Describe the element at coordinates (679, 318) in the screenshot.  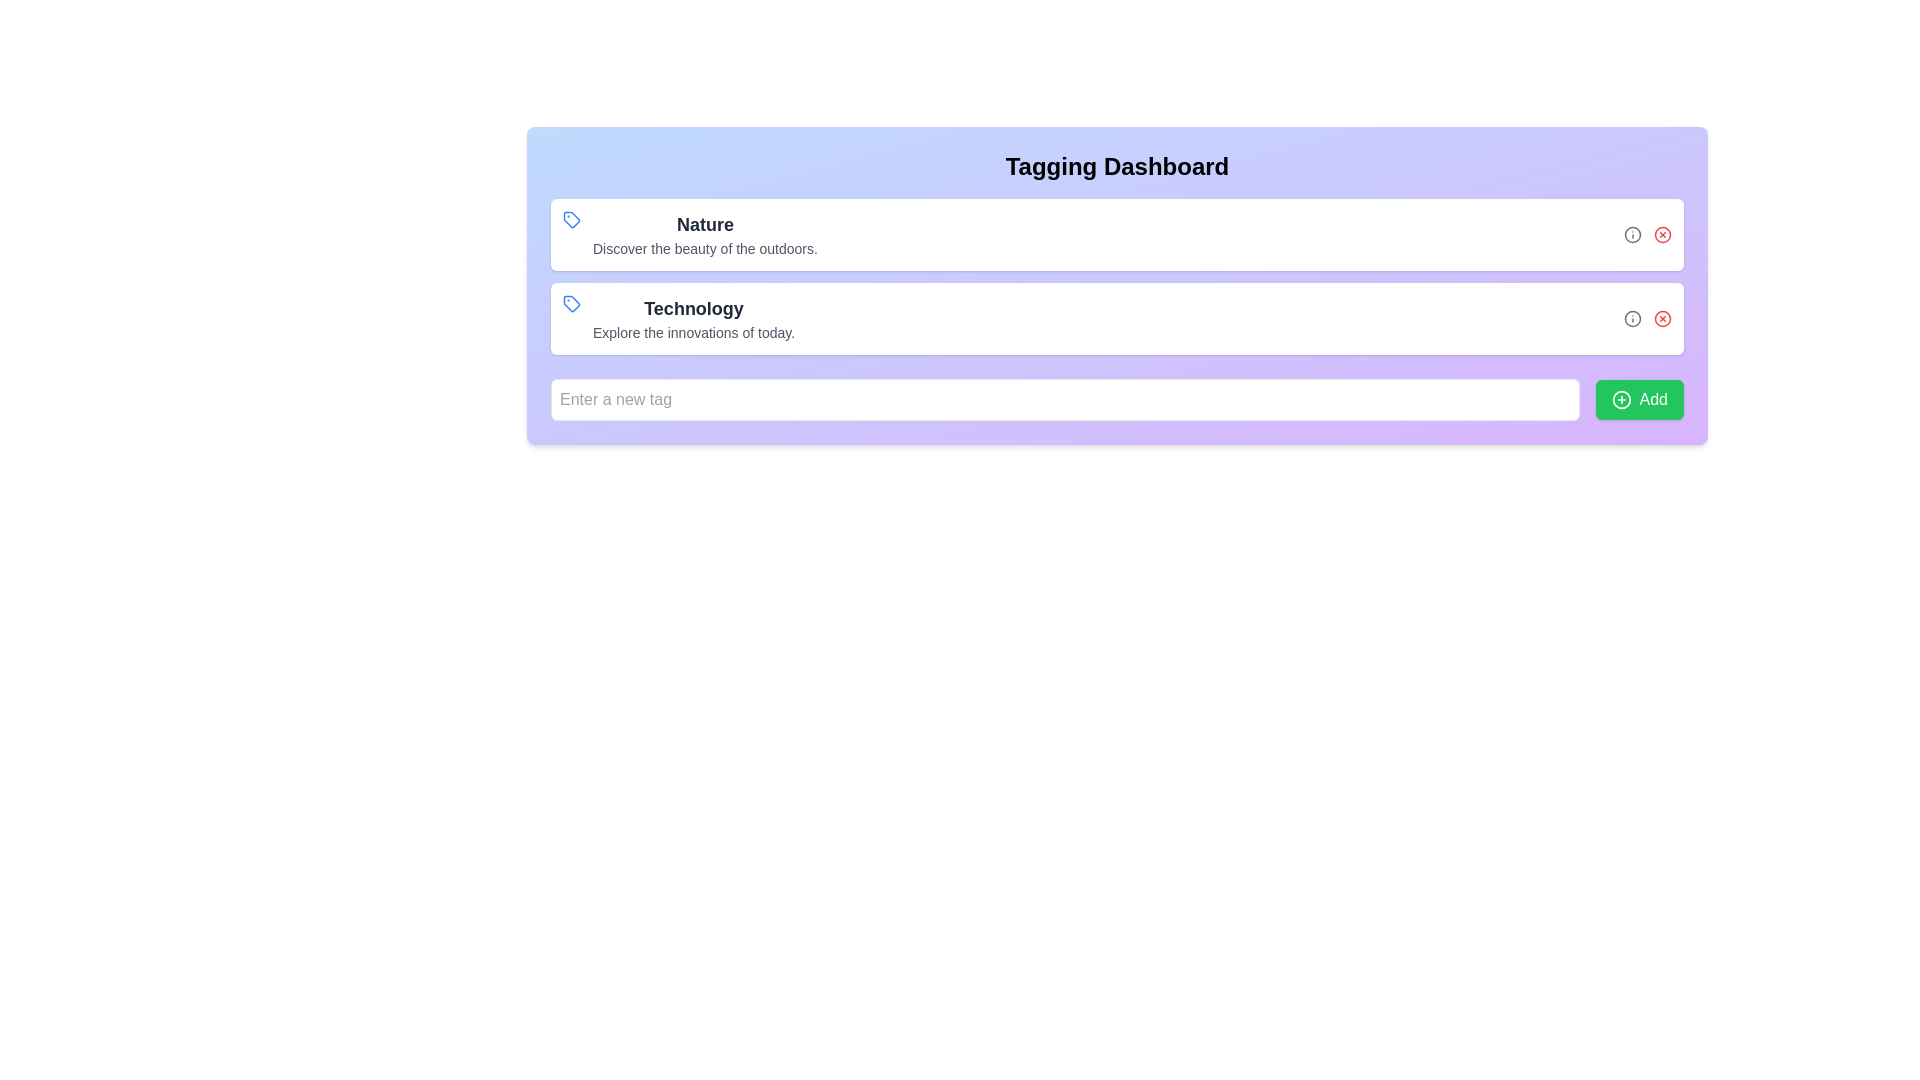
I see `text displayed in the 'Technology' tag element, which is the second item in the vertical list within the 'Tagging Dashboard' section` at that location.